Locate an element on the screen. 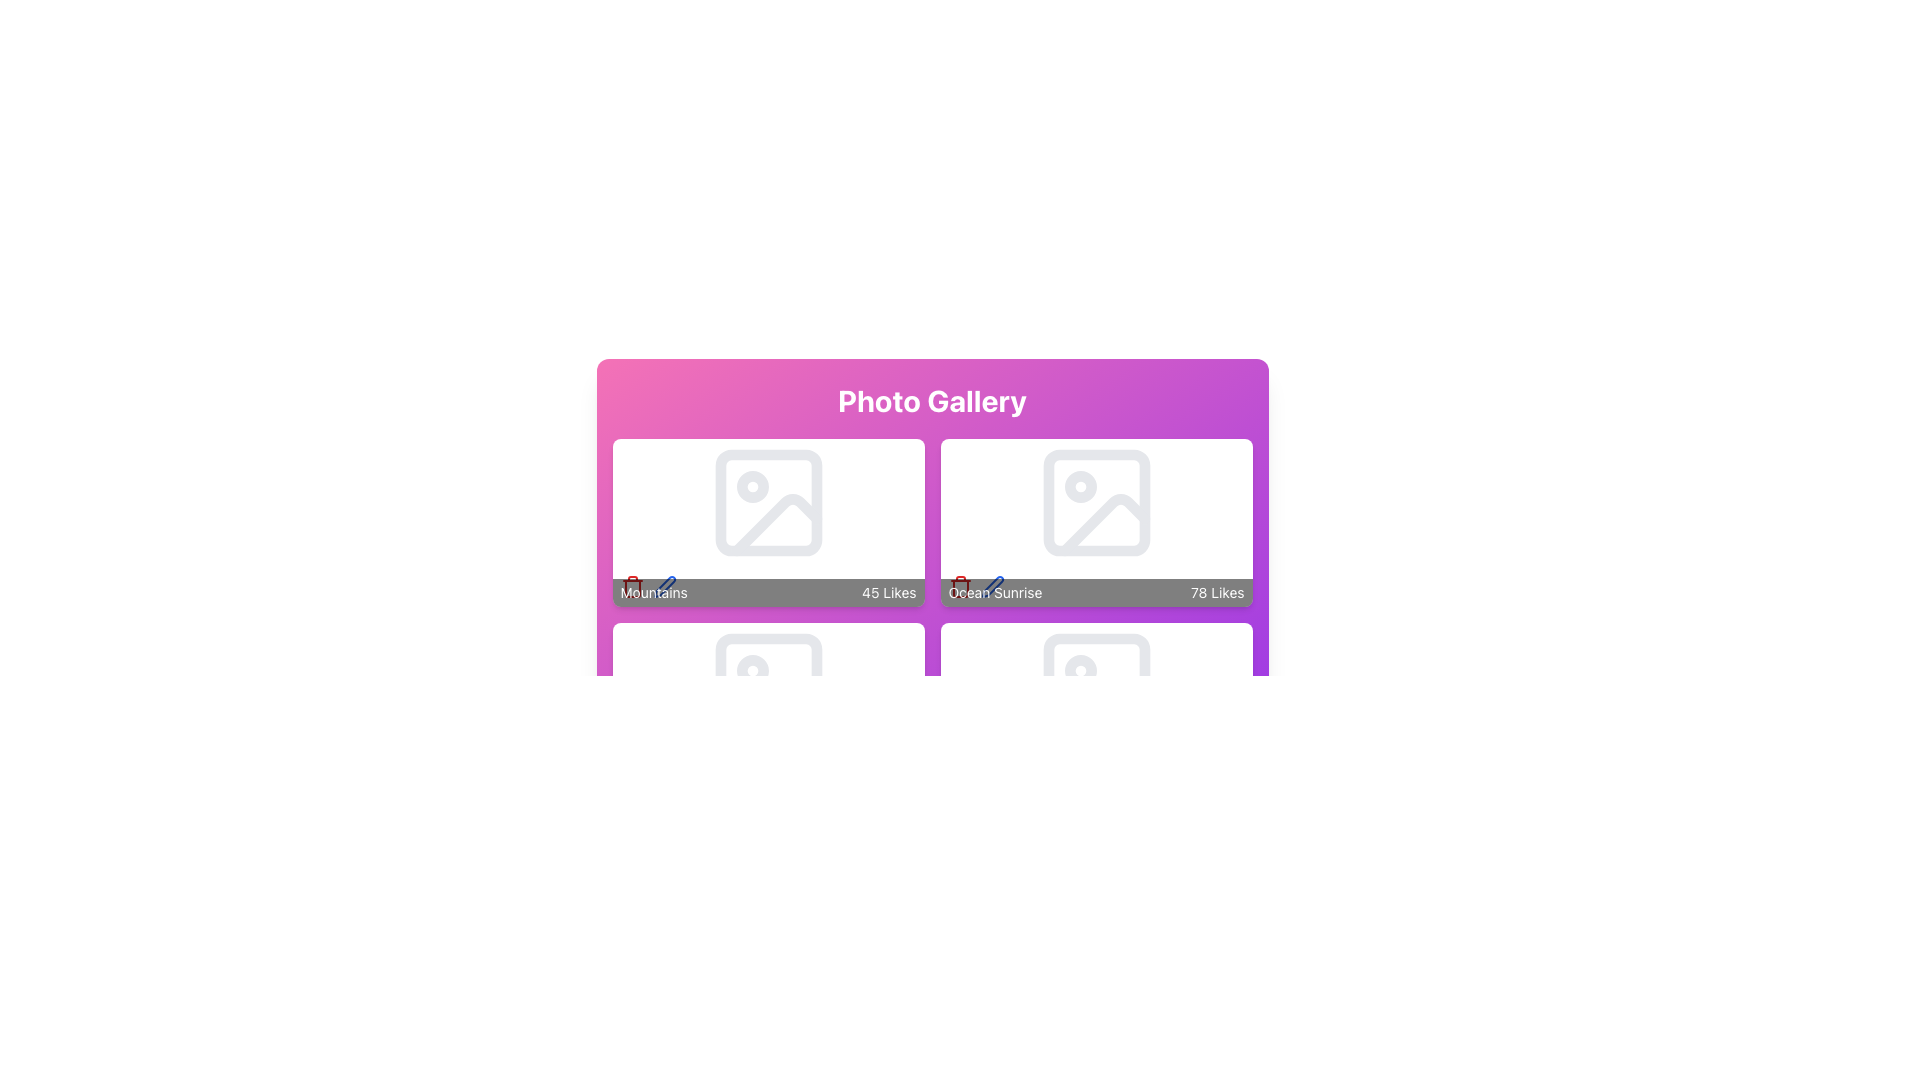 The image size is (1920, 1080). text on the Text Label that displays a title or caption for the associated image, located adjacent to the '78 Likes' element in the bottom-right quadrant of the interface is located at coordinates (995, 592).